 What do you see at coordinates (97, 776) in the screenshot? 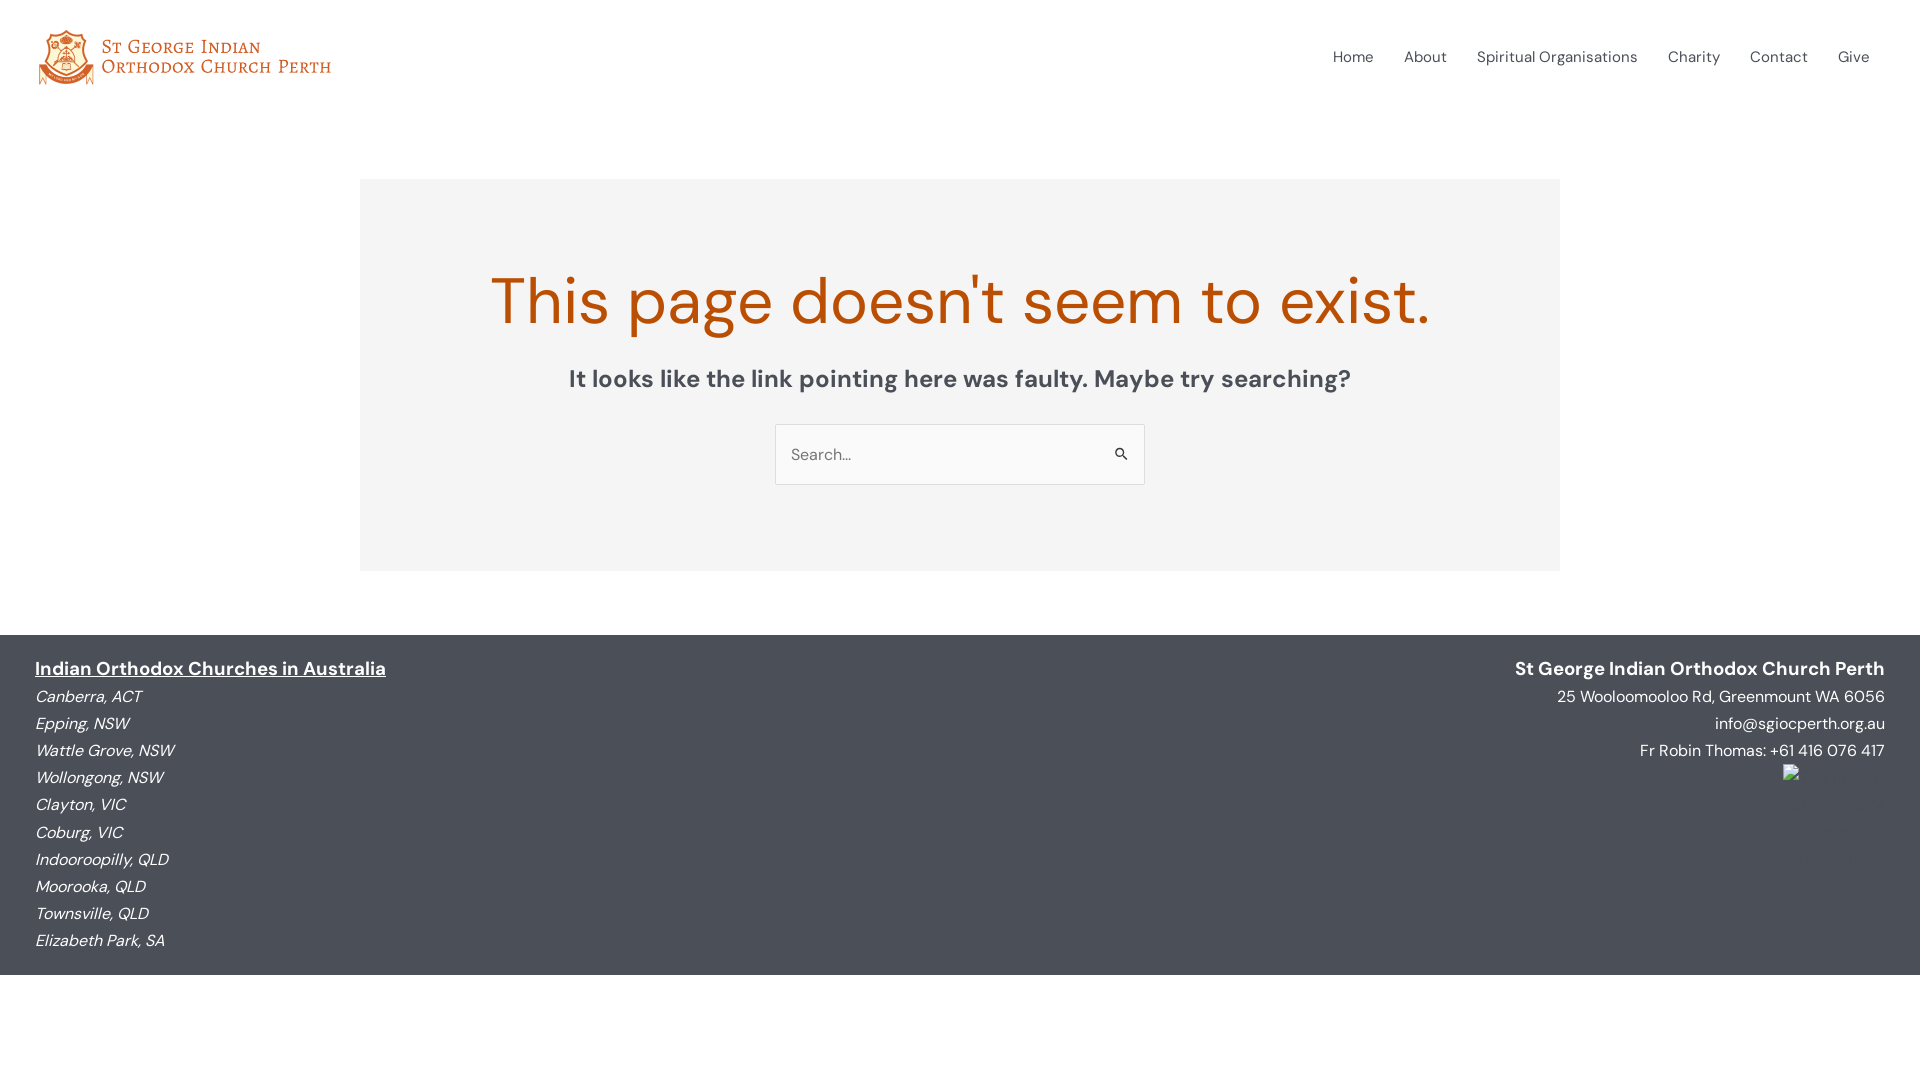
I see `'Wollongong, NSW'` at bounding box center [97, 776].